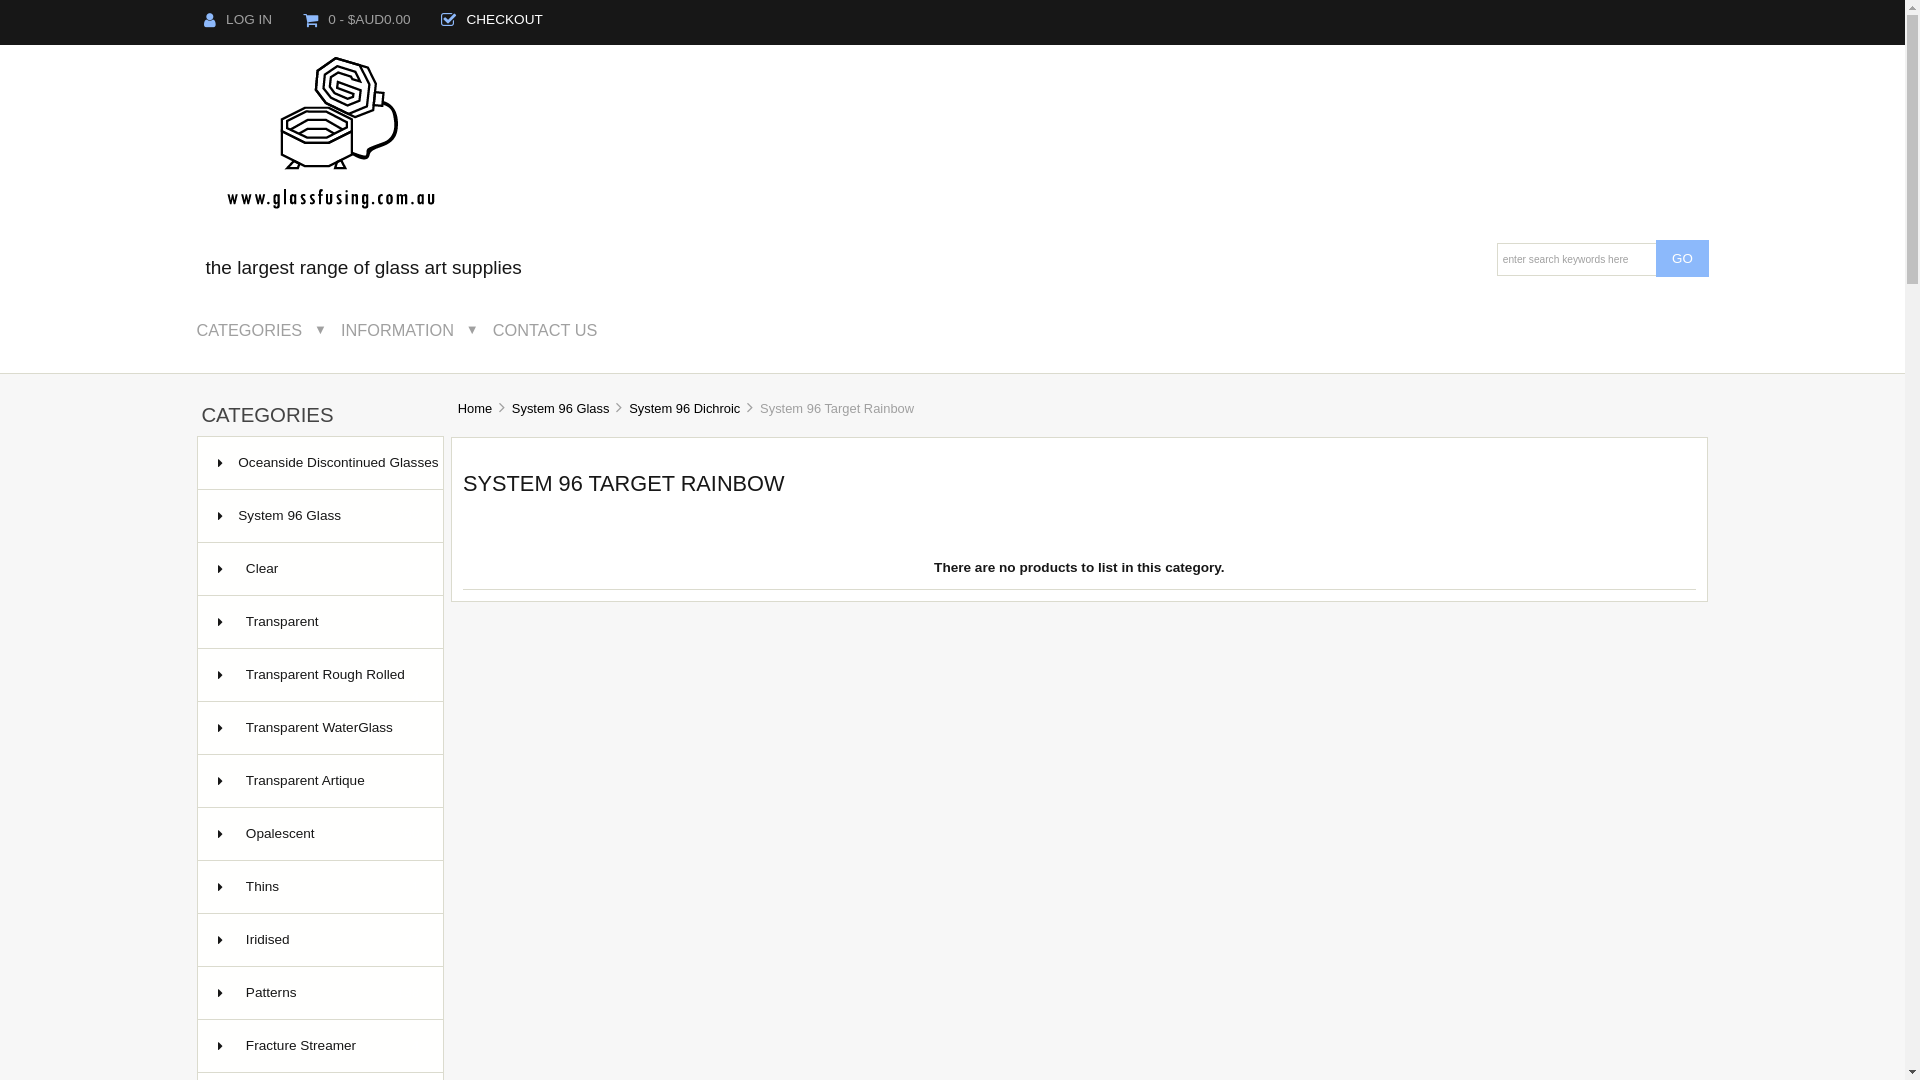 The image size is (1920, 1080). What do you see at coordinates (237, 19) in the screenshot?
I see `'LOG IN'` at bounding box center [237, 19].